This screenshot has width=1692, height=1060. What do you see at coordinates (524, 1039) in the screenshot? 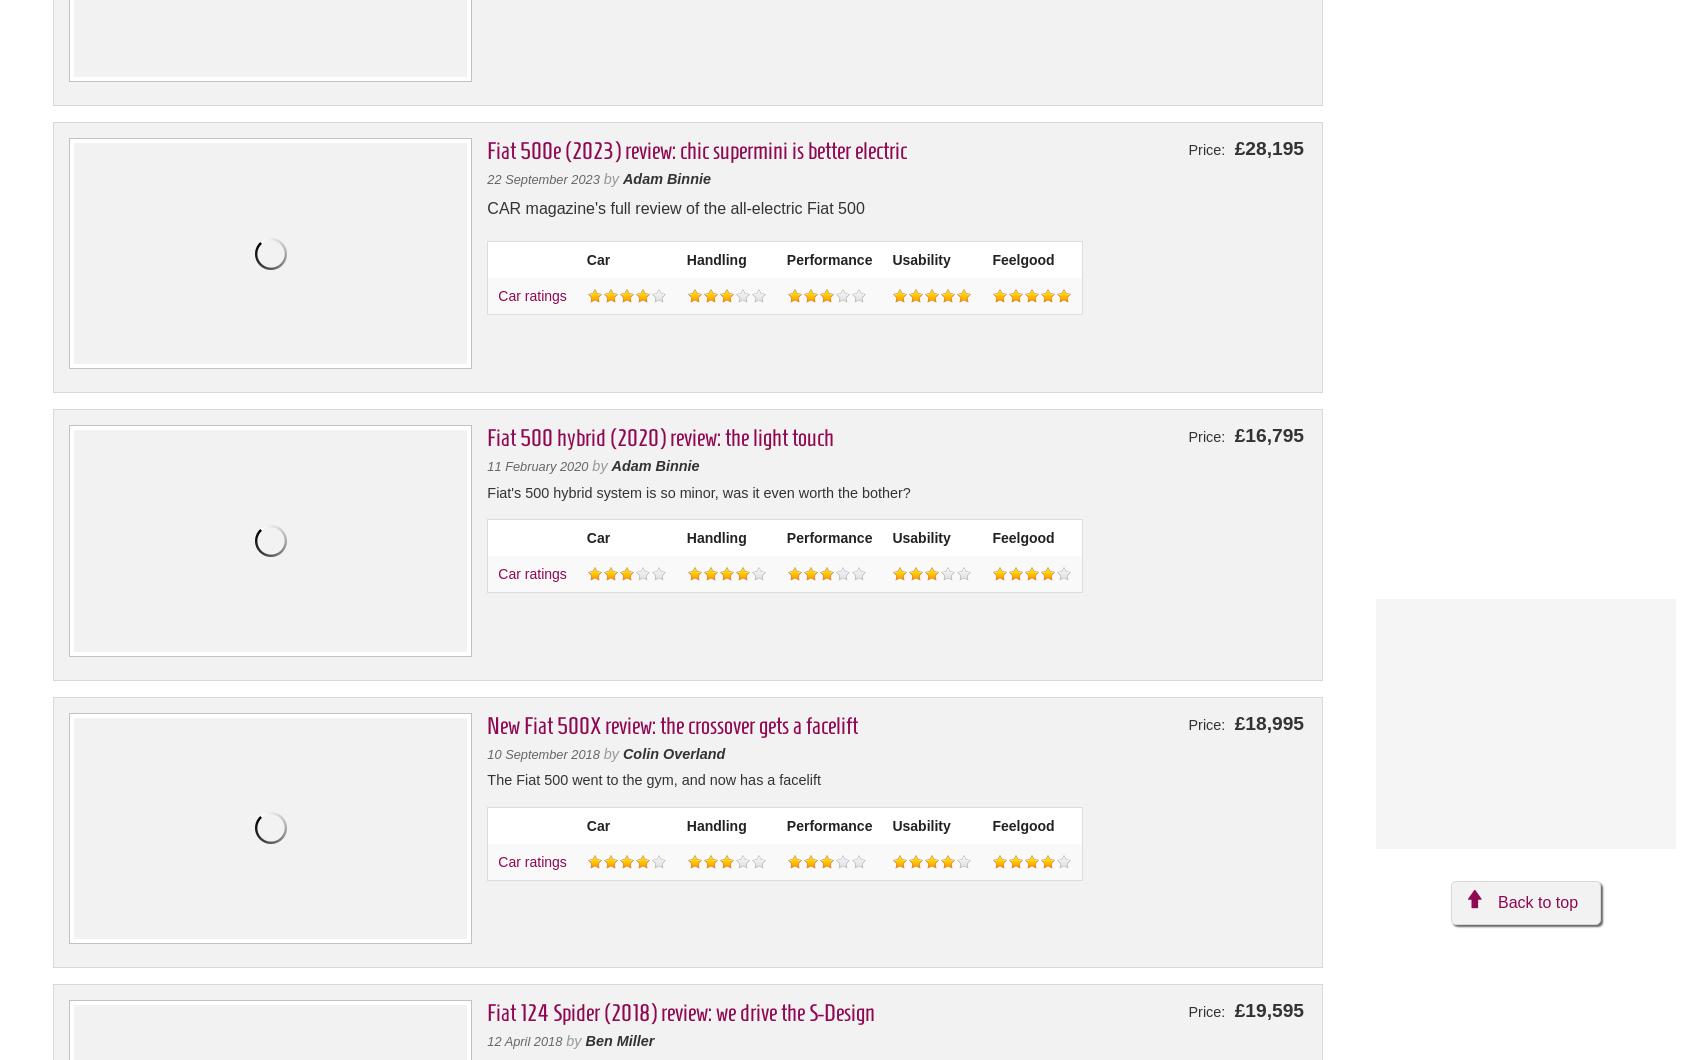
I see `'12 April 2018'` at bounding box center [524, 1039].